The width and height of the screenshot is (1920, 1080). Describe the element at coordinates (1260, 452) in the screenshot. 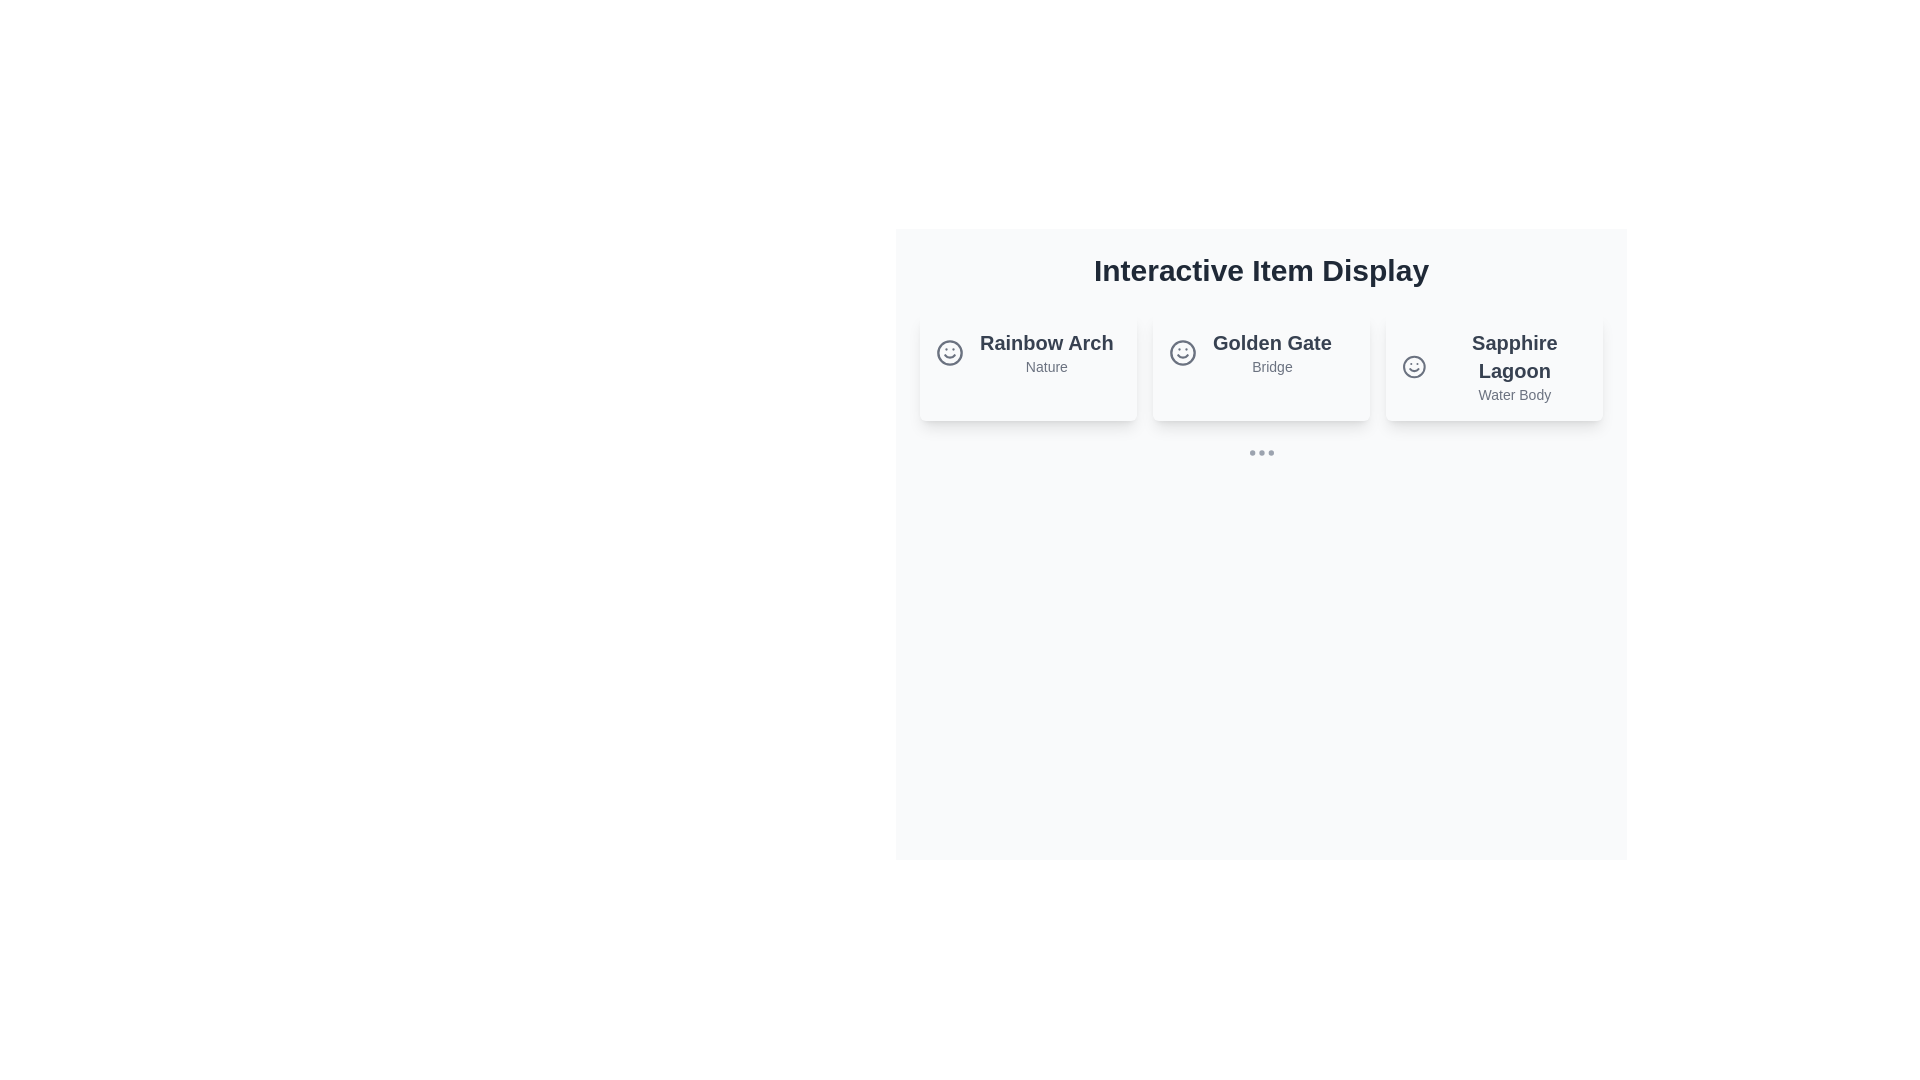

I see `the Ellipsis icon located below the 'Golden Gate Bridge' card, which indicates additional functionalities or options in the interface` at that location.